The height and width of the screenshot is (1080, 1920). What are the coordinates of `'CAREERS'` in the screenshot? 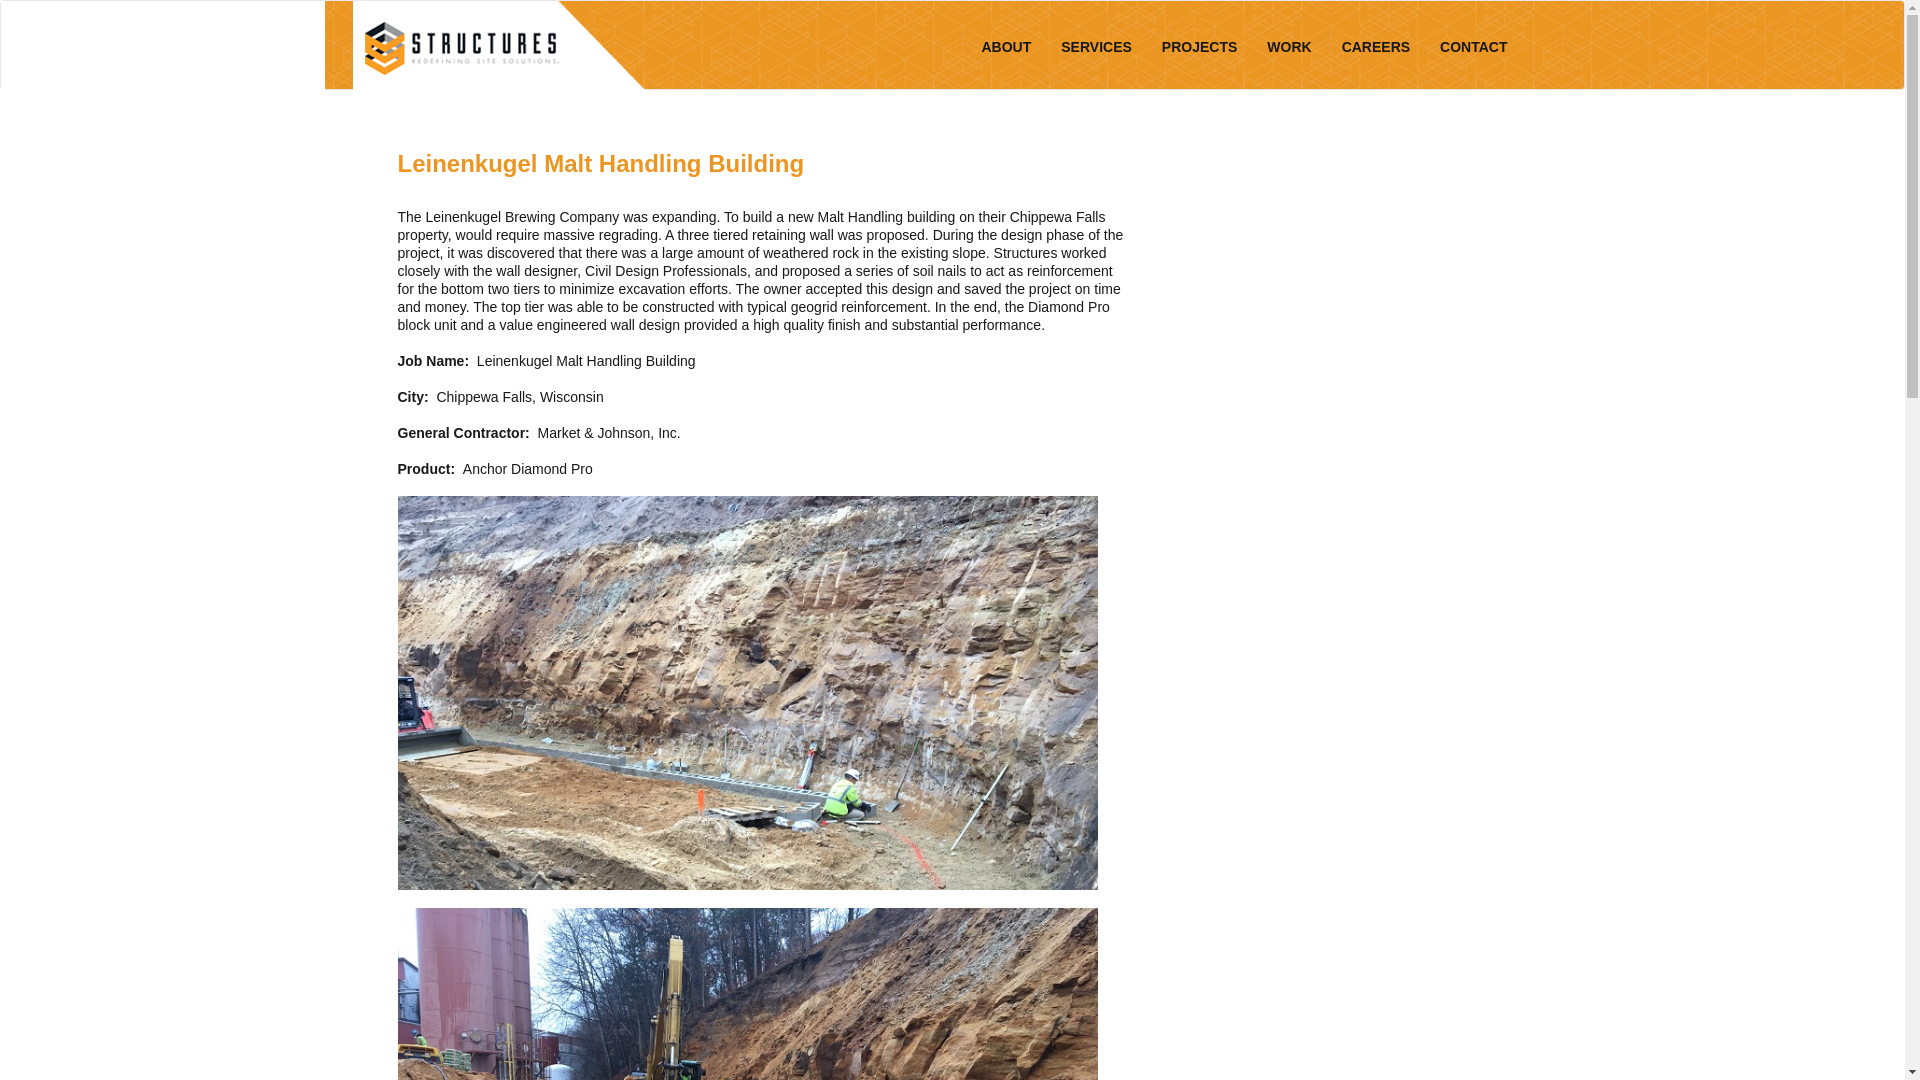 It's located at (1375, 45).